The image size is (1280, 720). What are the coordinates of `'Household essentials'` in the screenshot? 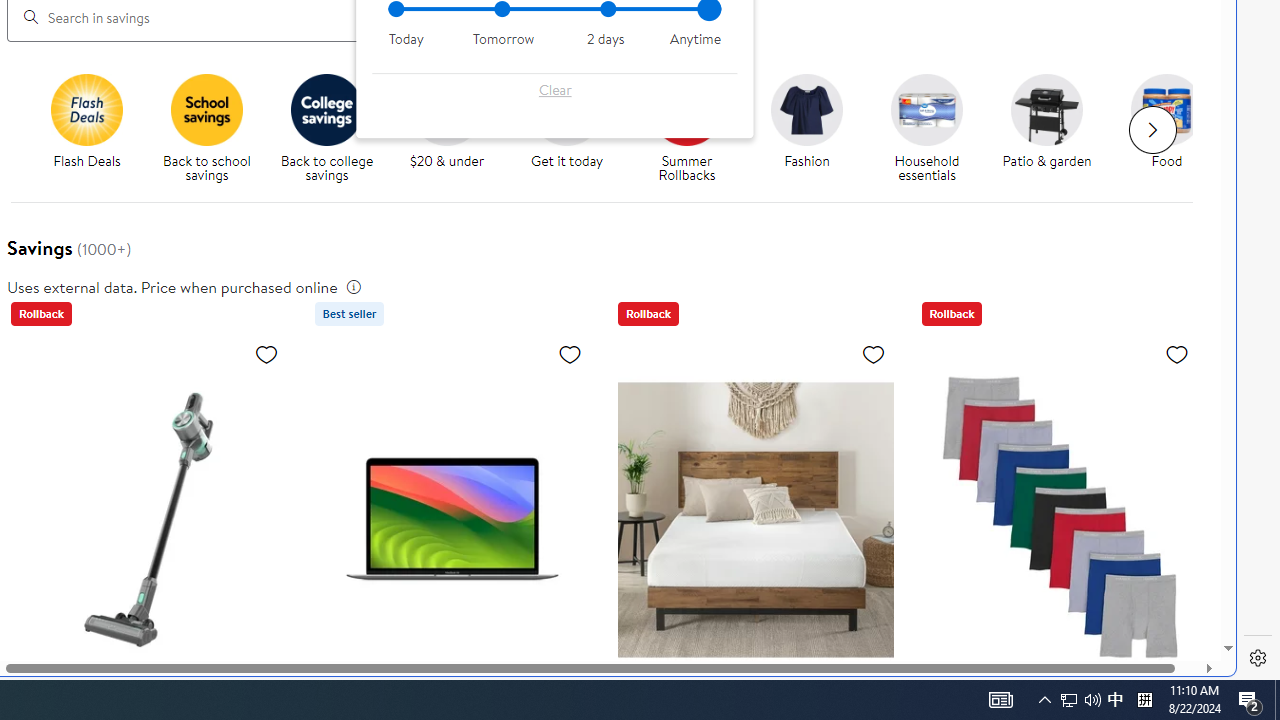 It's located at (934, 129).